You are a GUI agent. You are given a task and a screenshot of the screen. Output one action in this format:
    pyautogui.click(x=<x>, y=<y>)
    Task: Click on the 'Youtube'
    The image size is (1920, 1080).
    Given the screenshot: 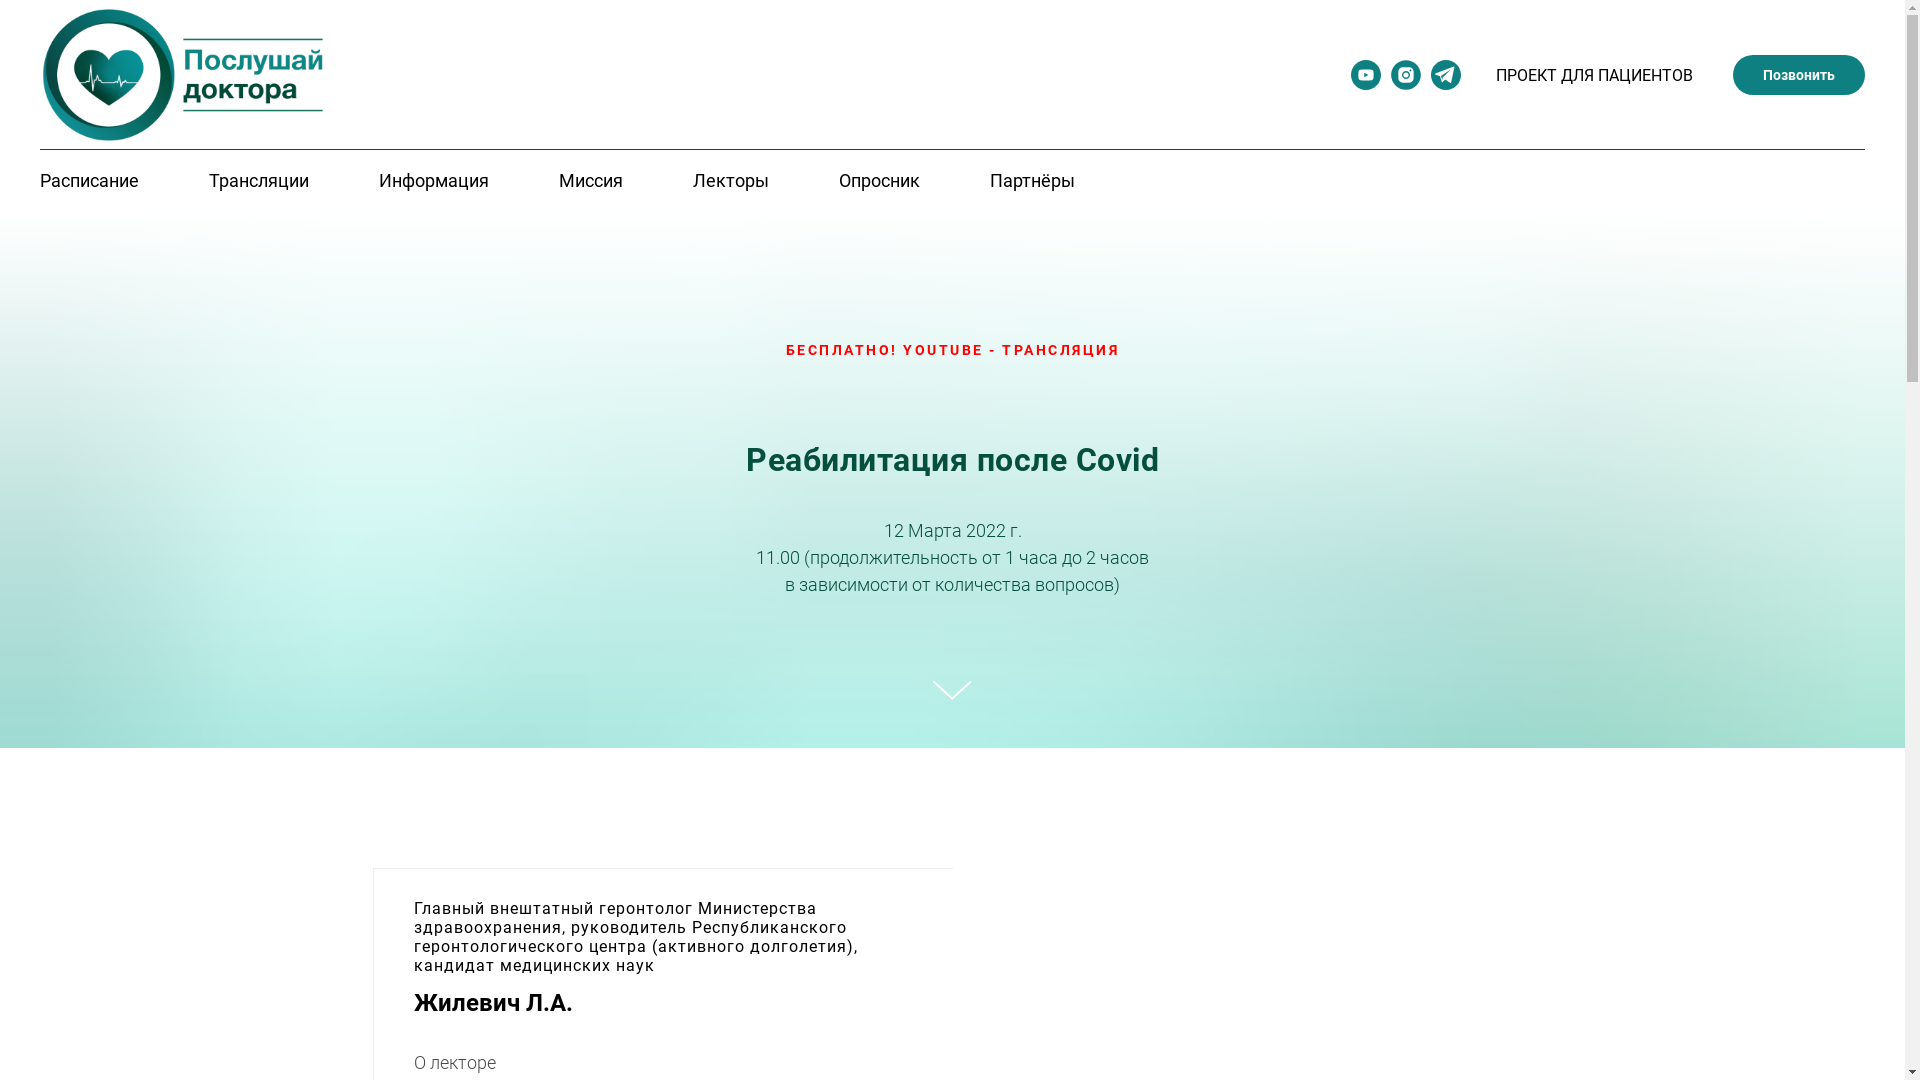 What is the action you would take?
    pyautogui.click(x=1350, y=83)
    